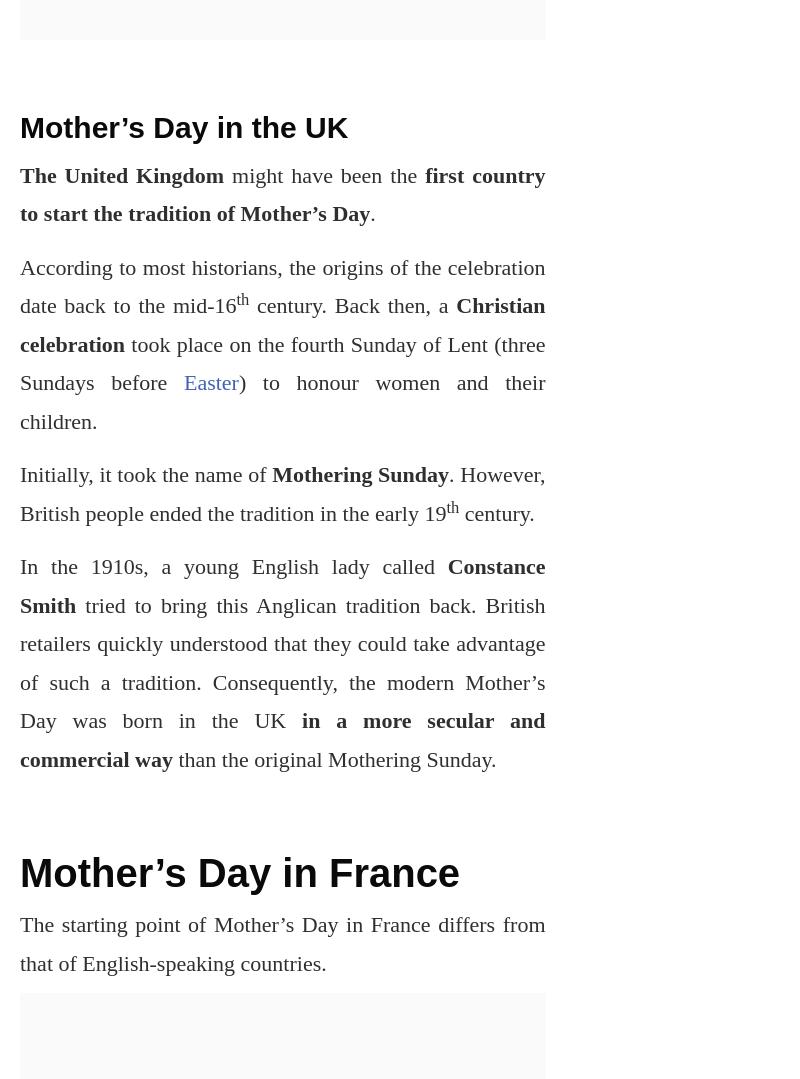 The width and height of the screenshot is (800, 1079). I want to click on 'century.', so click(496, 512).